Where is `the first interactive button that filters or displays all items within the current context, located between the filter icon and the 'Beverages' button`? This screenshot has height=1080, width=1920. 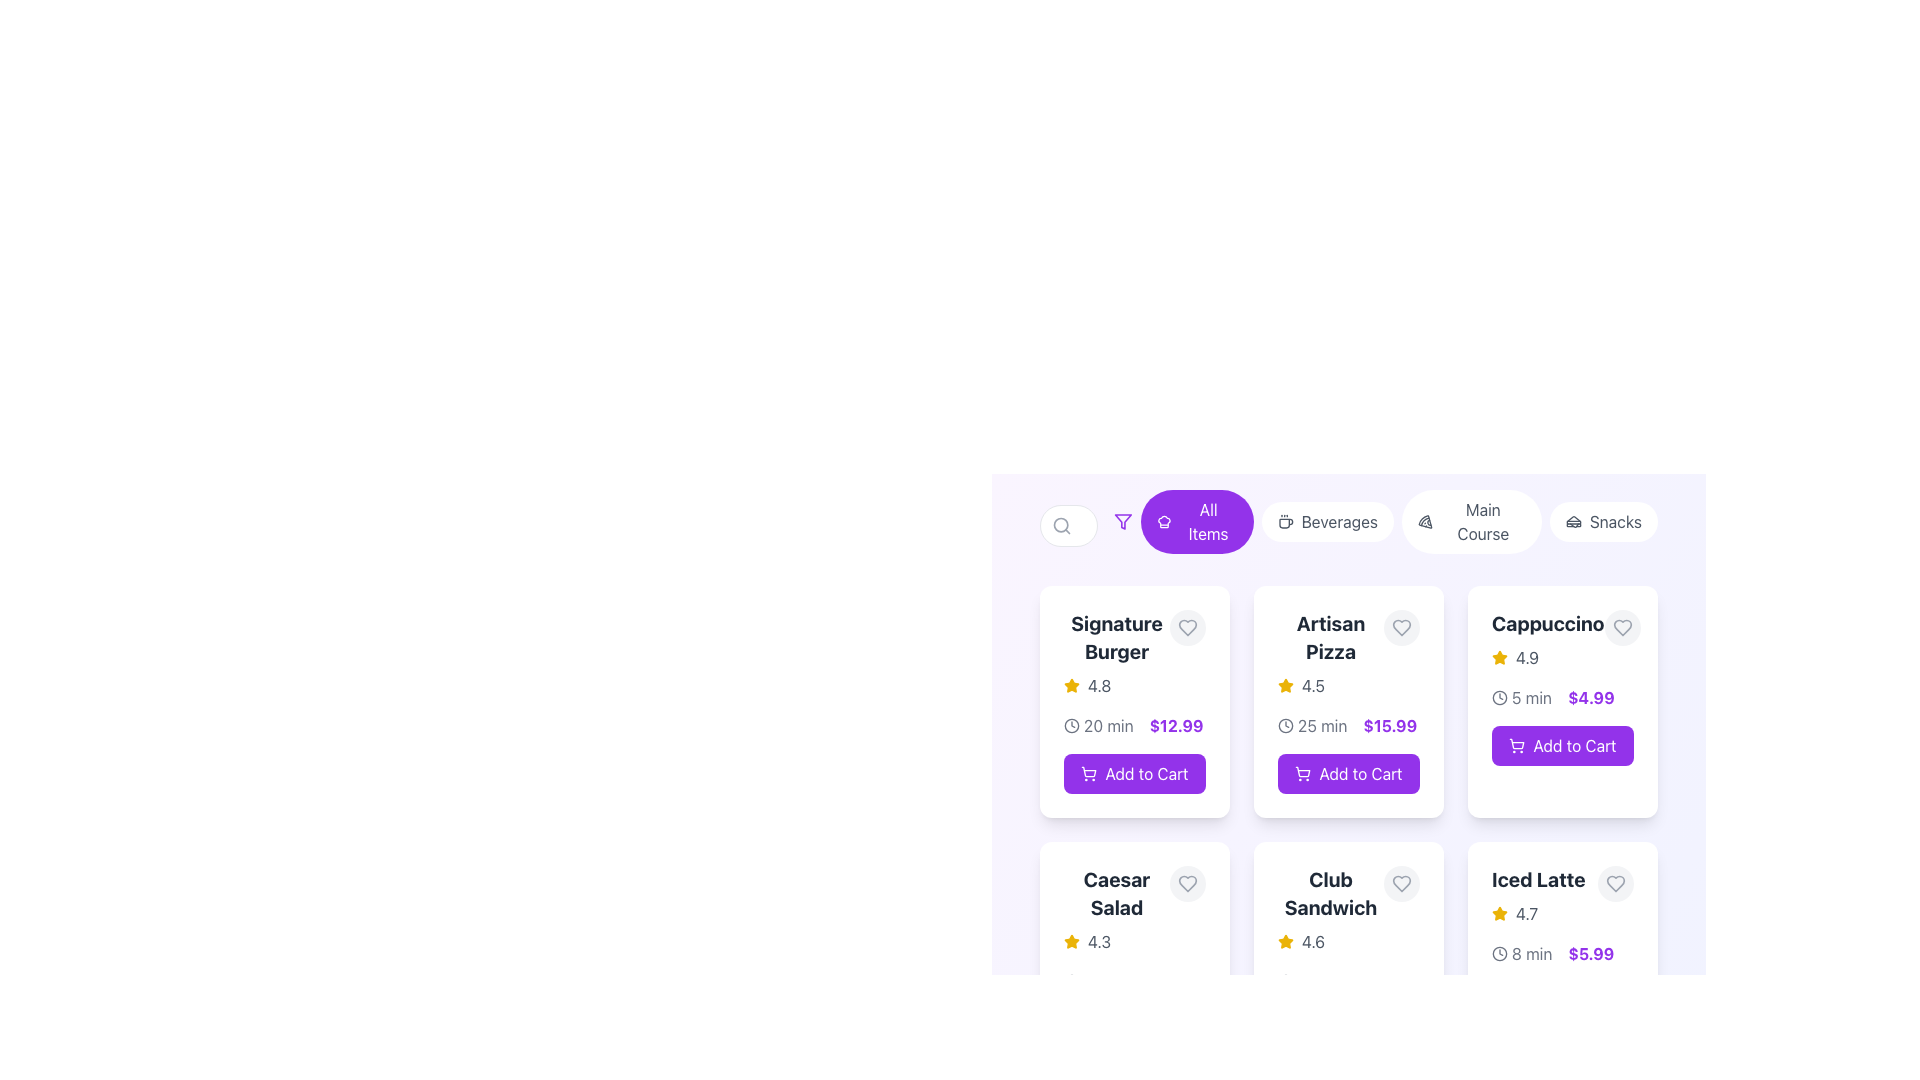 the first interactive button that filters or displays all items within the current context, located between the filter icon and the 'Beverages' button is located at coordinates (1197, 520).